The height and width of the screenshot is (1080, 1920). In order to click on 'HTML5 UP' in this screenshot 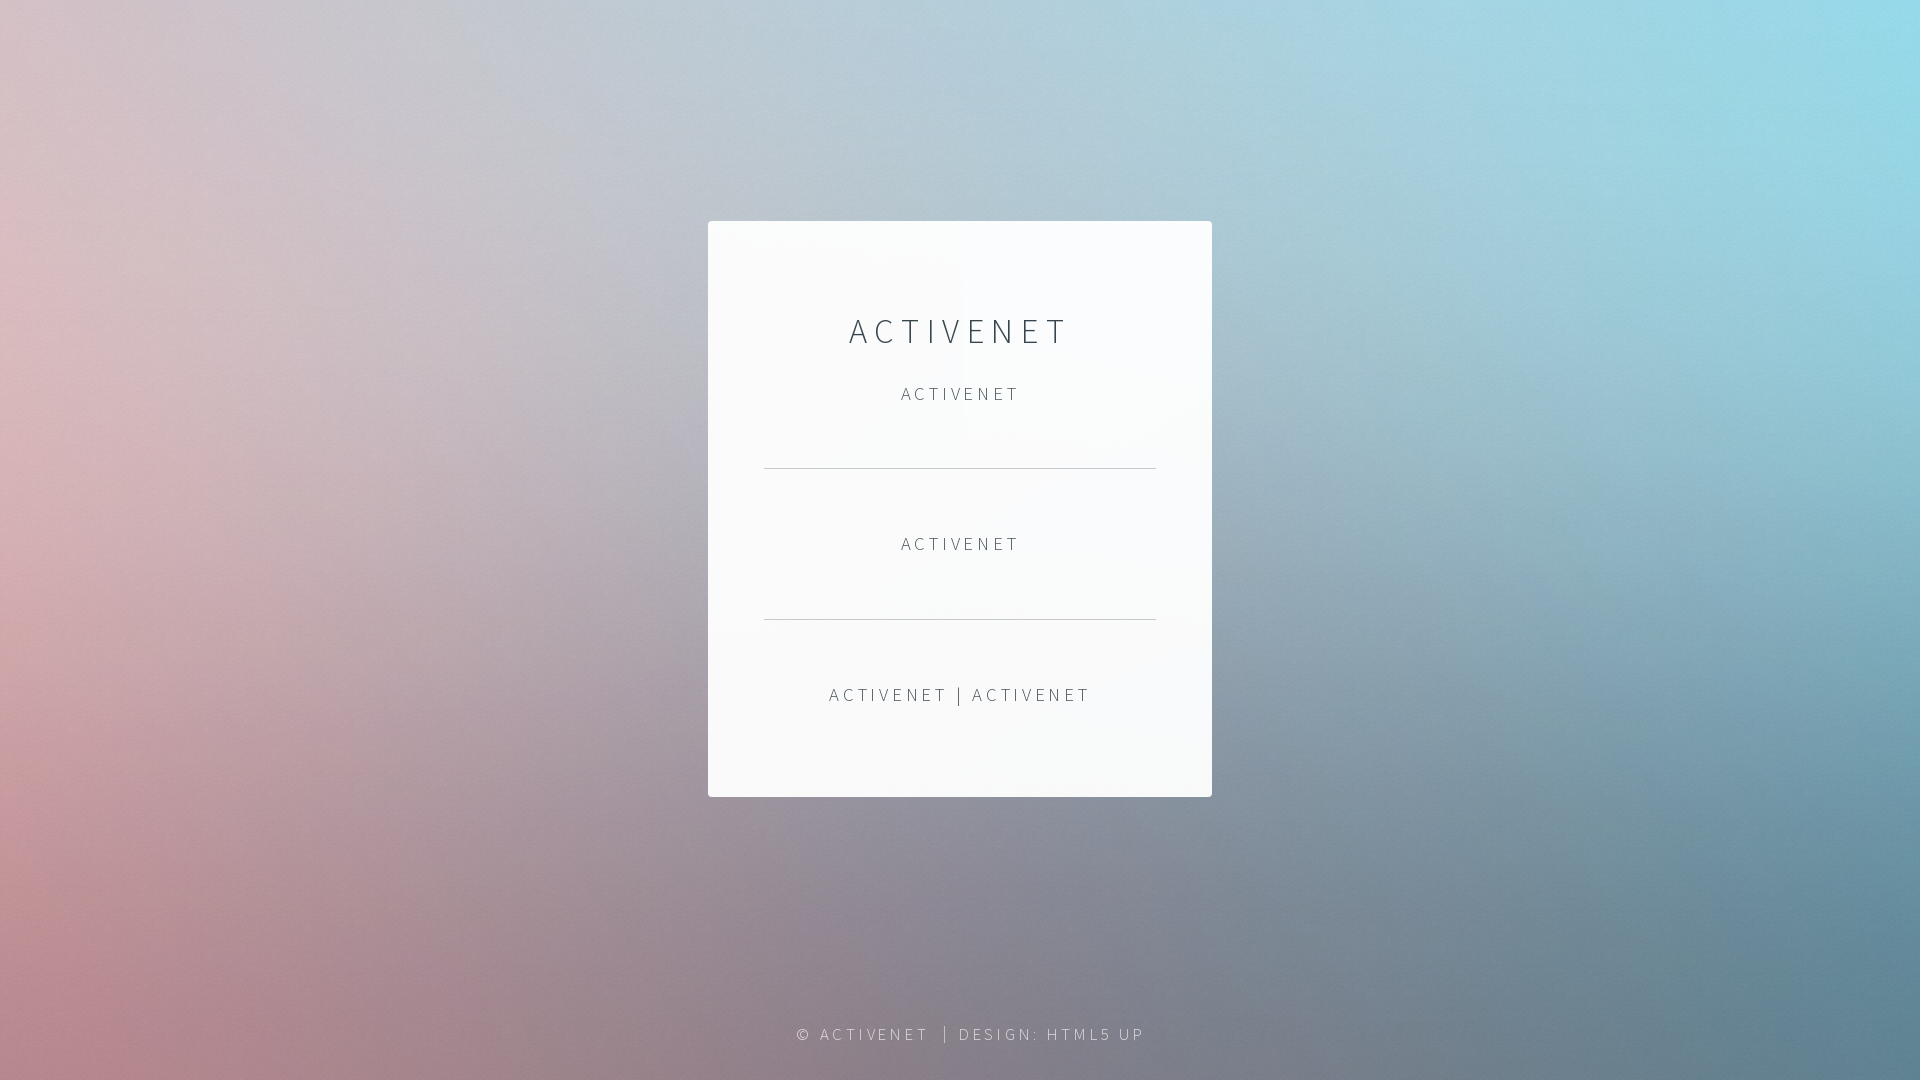, I will do `click(1095, 1033)`.